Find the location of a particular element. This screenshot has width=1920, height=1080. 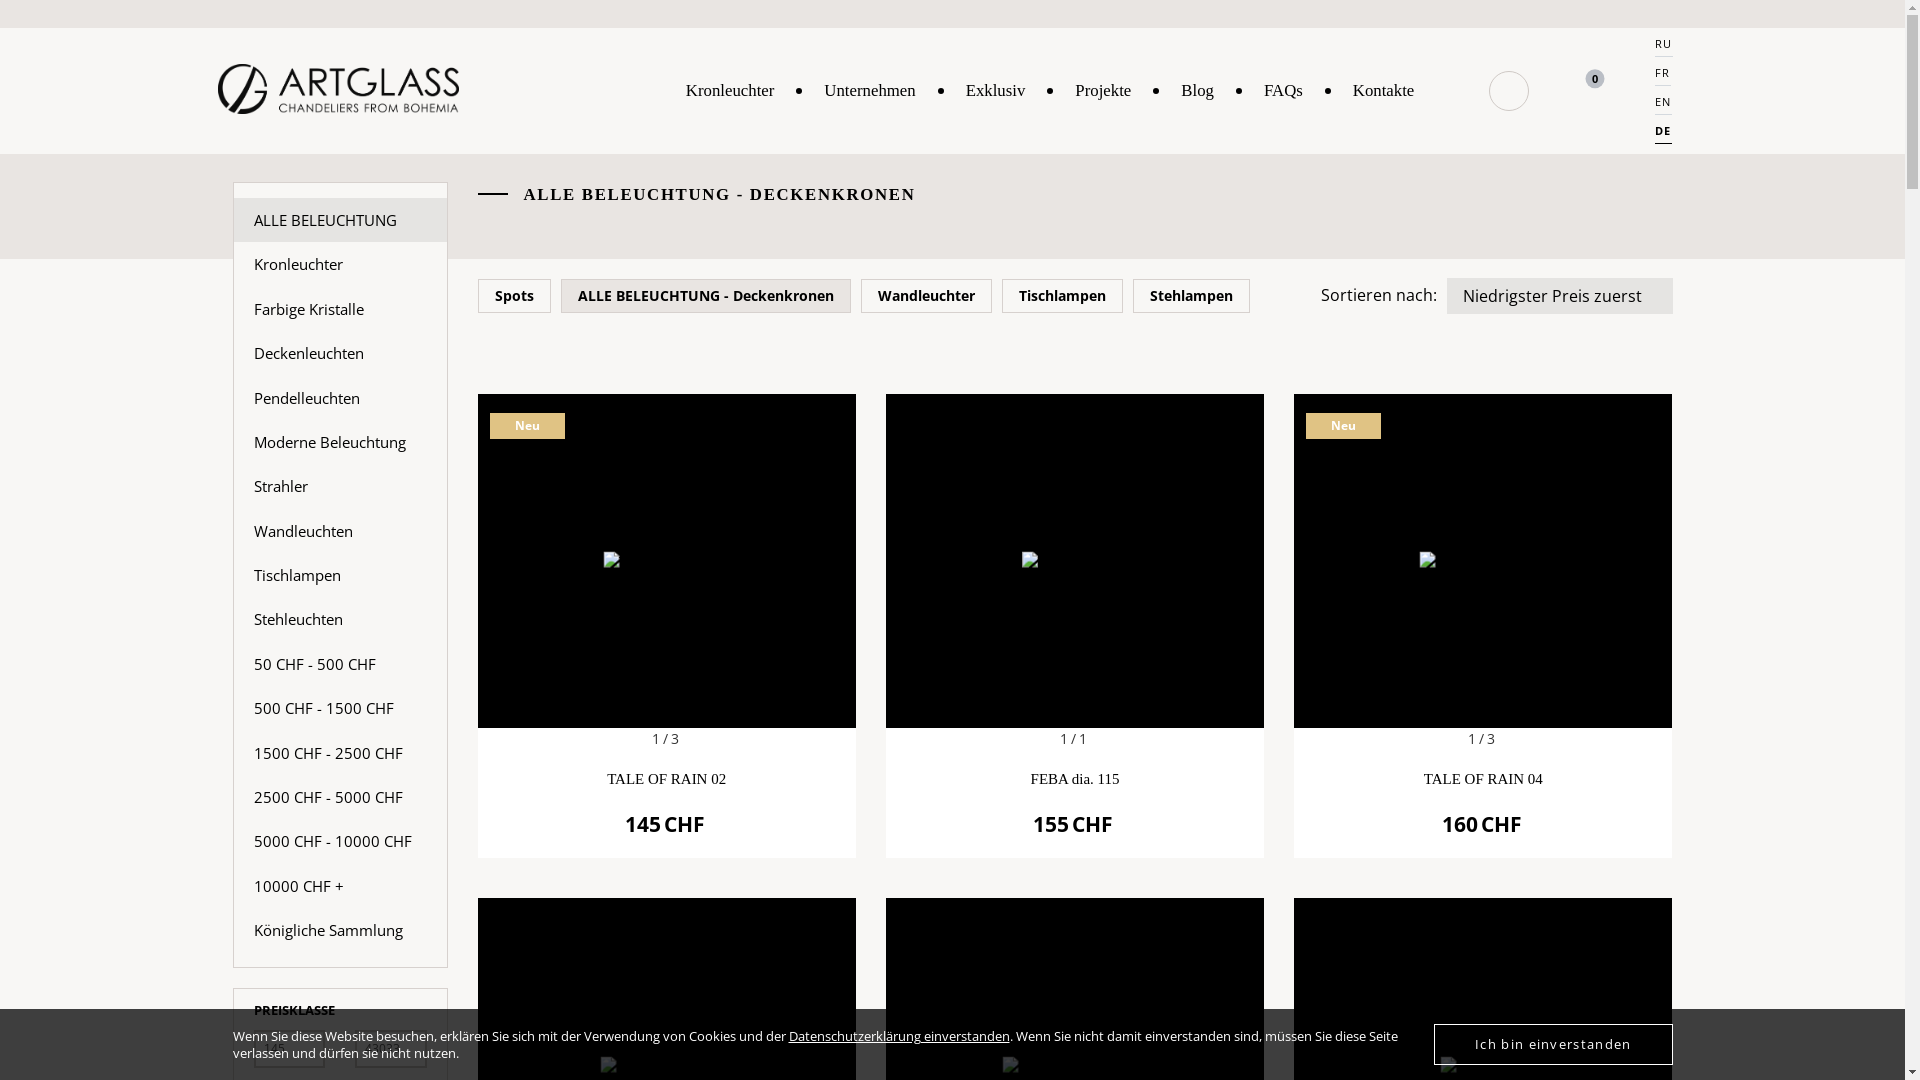

'Ich bin einverstanden' is located at coordinates (1552, 1043).